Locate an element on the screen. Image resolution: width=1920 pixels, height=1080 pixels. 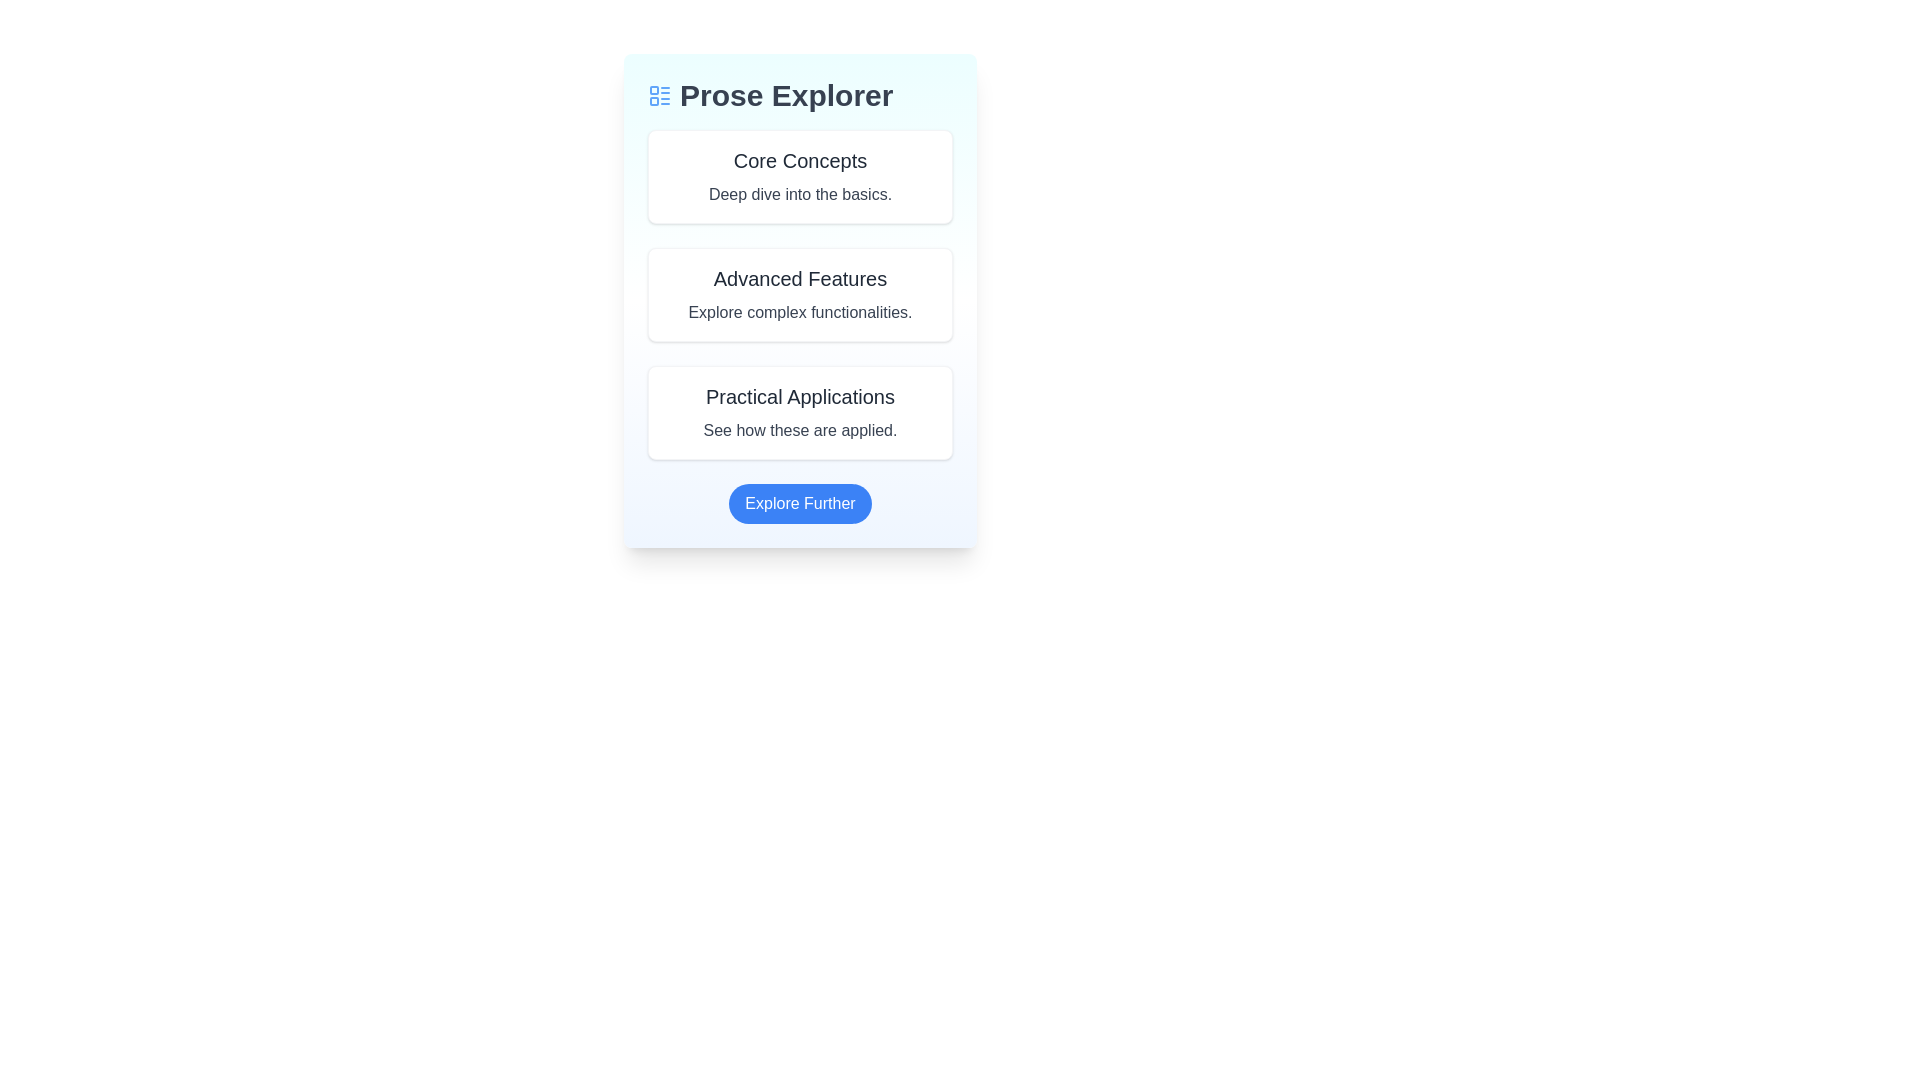
the navigation button located at the bottom center of the 'Prose Explorer' panel to observe the color change effect is located at coordinates (800, 503).